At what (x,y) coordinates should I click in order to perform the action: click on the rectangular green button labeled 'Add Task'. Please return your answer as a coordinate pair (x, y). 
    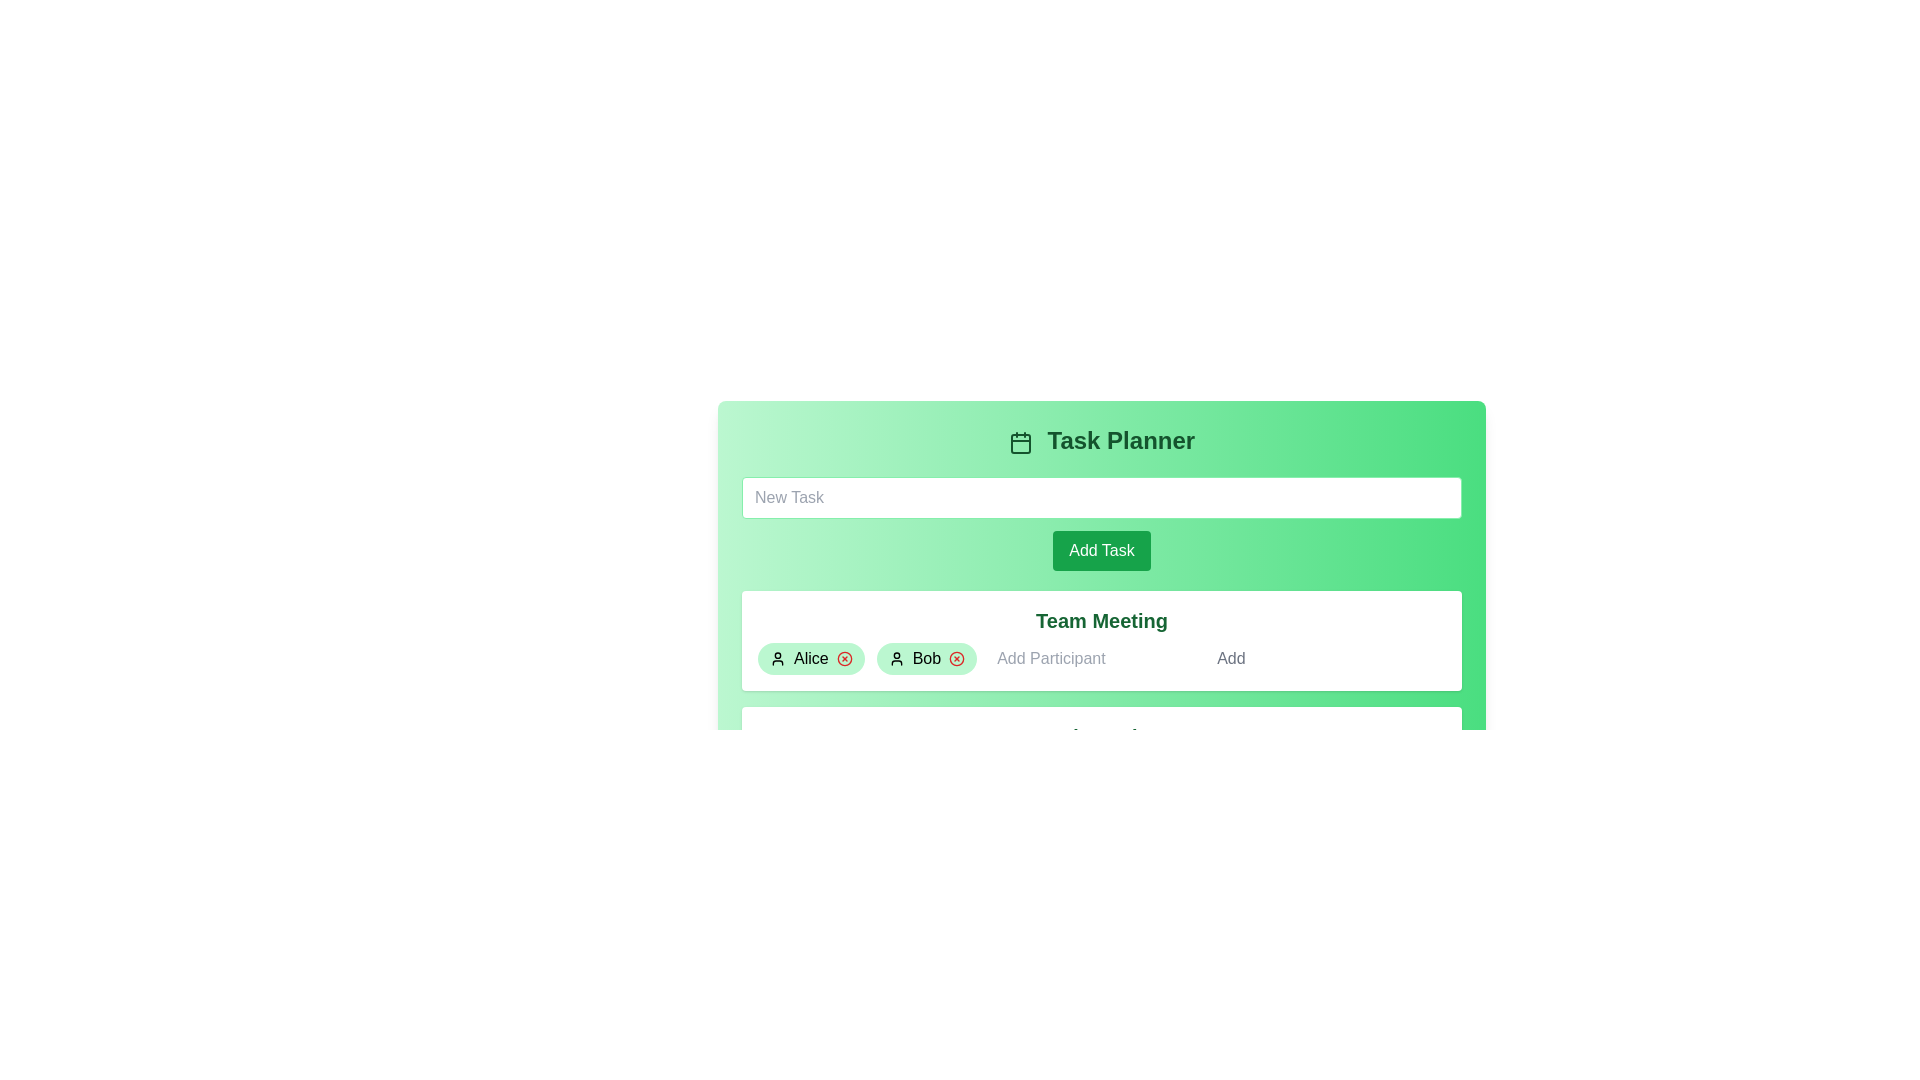
    Looking at the image, I should click on (1101, 551).